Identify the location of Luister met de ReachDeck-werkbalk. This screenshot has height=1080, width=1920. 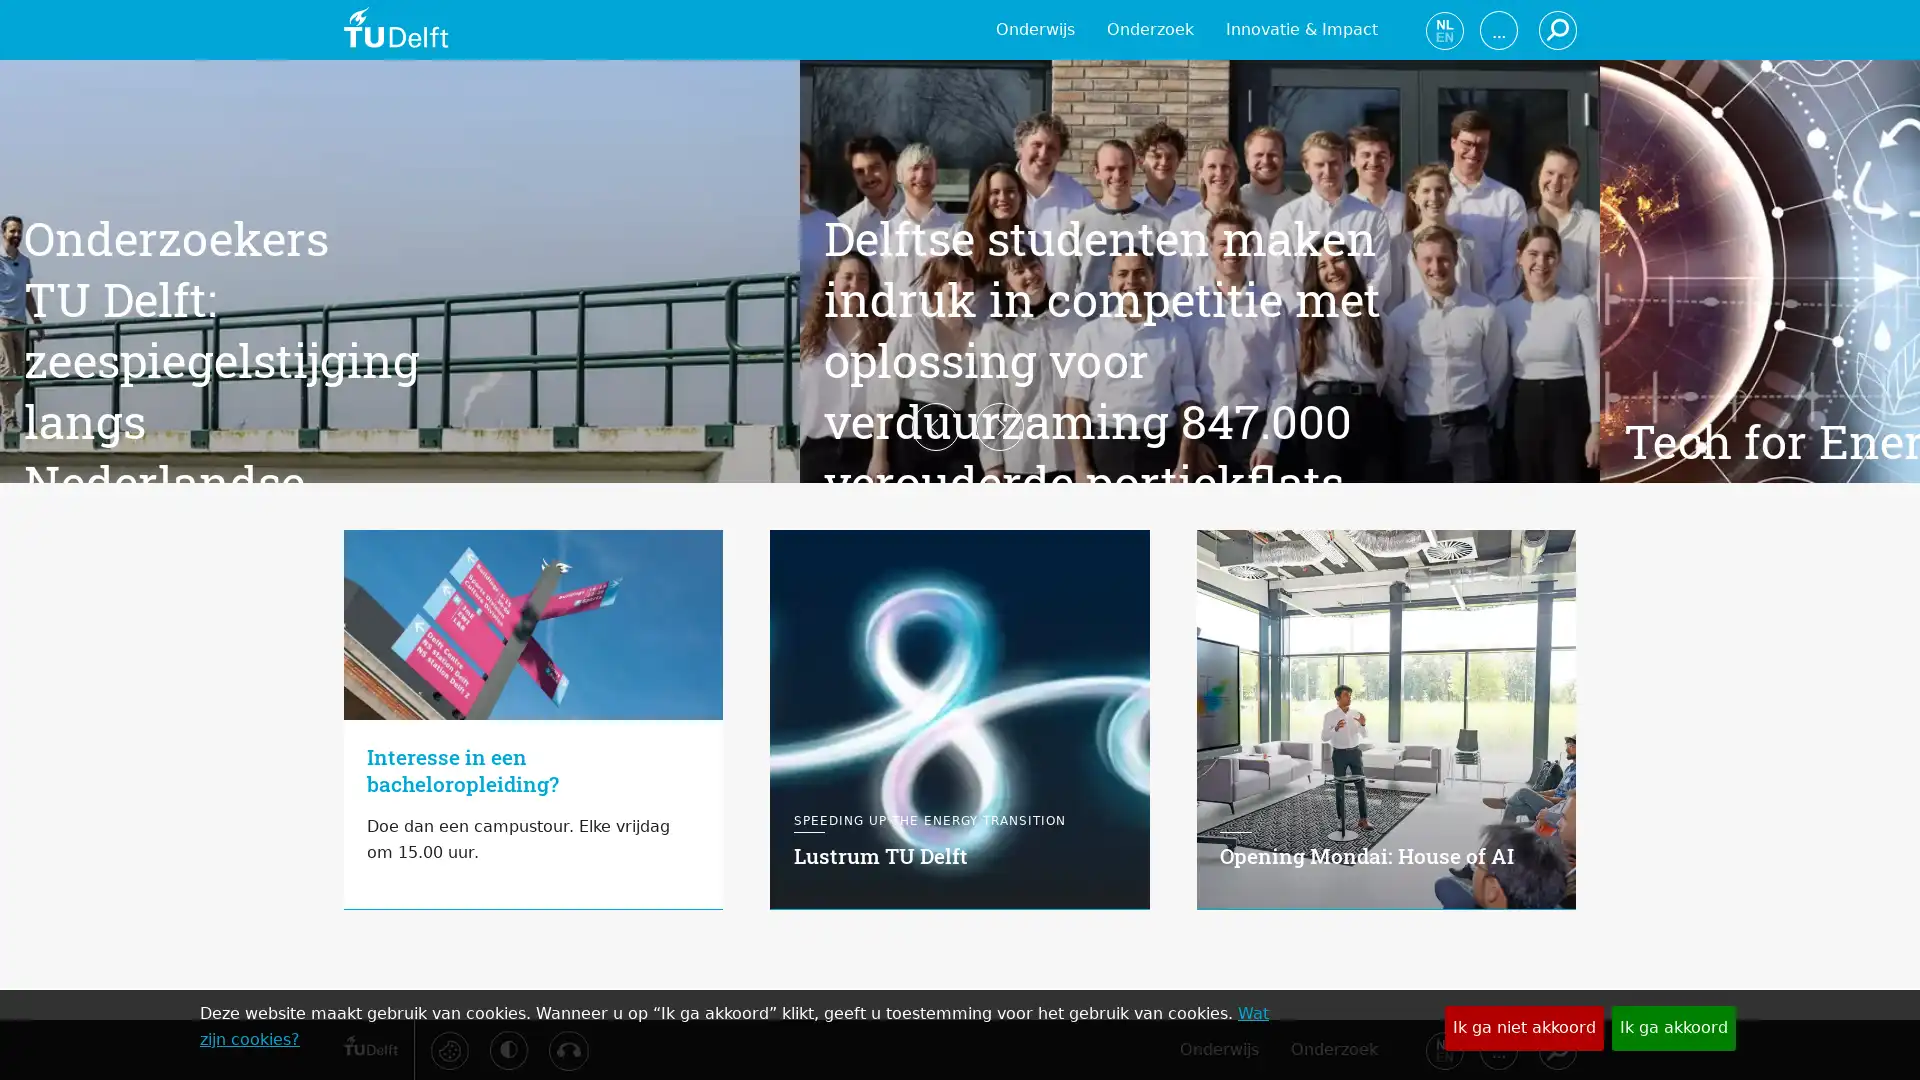
(566, 1049).